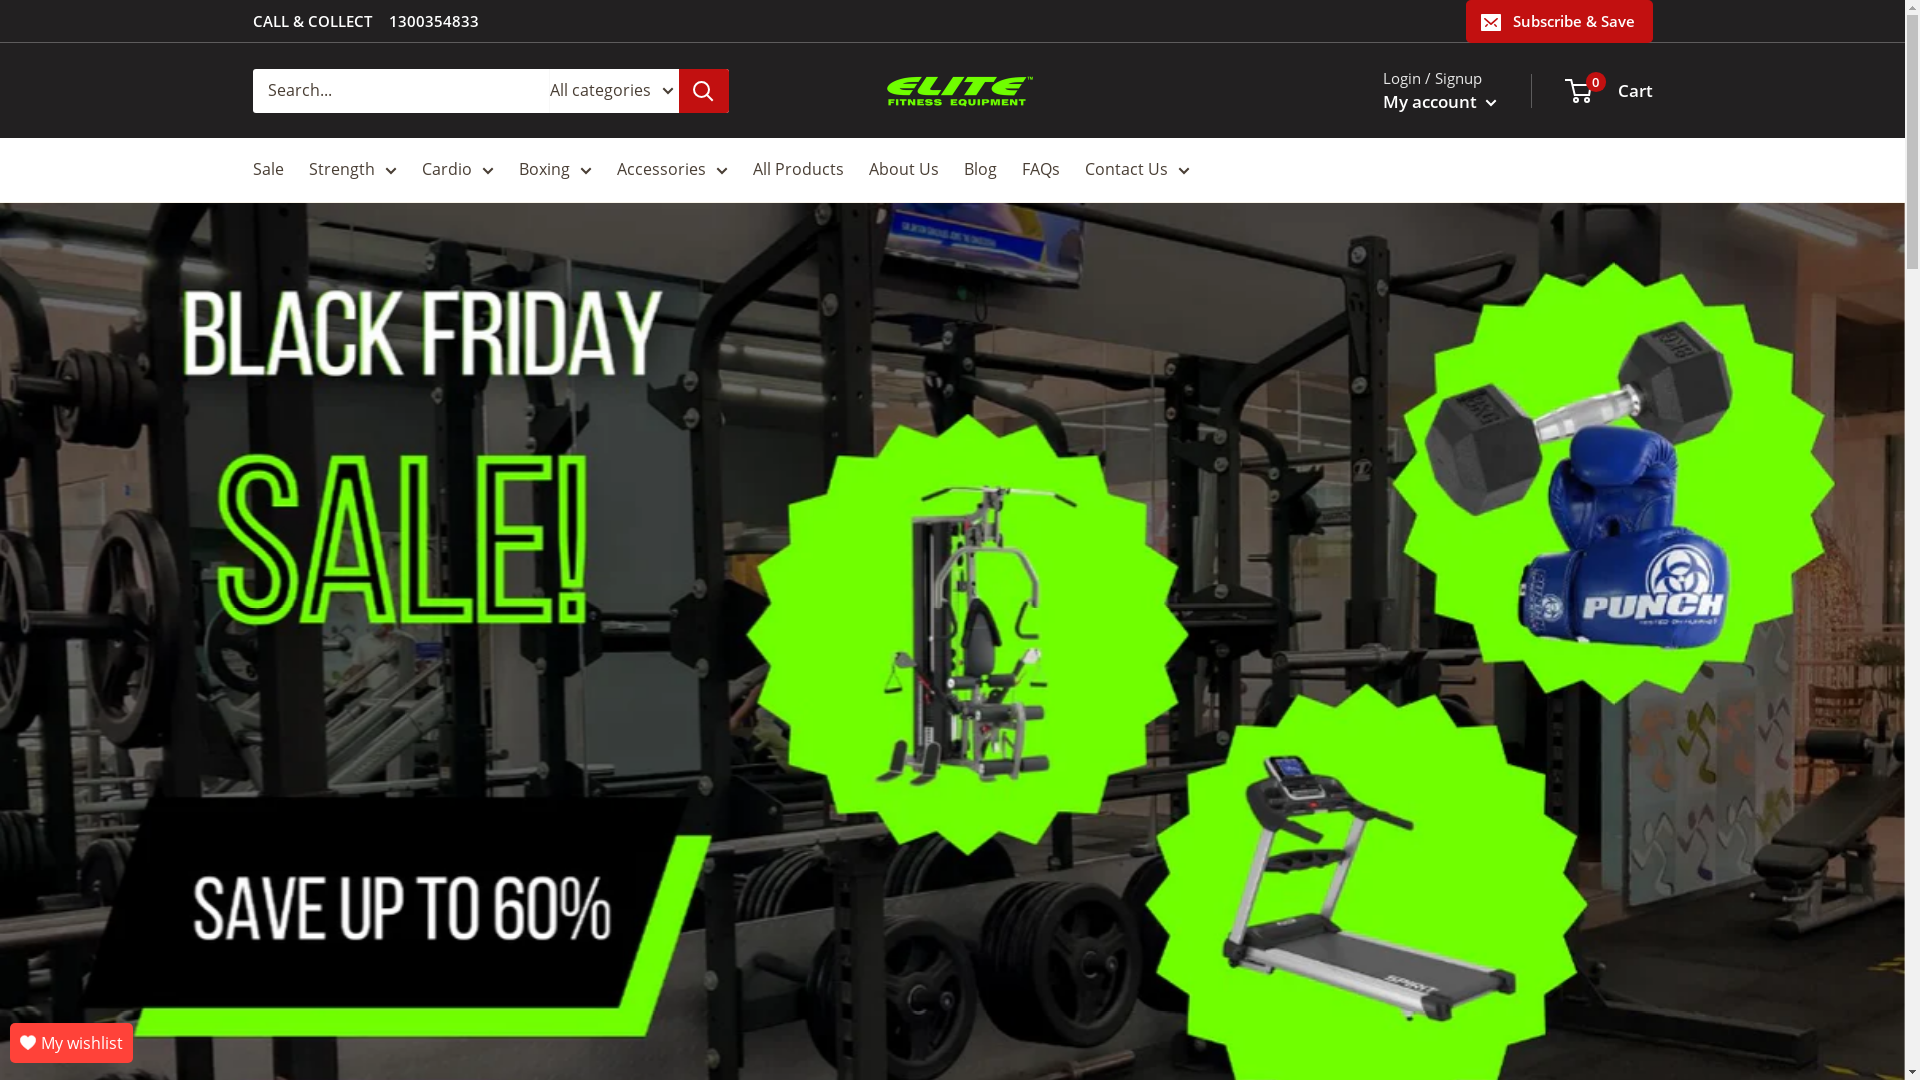  Describe the element at coordinates (1465, 20) in the screenshot. I see `'Subscribe & Save'` at that location.